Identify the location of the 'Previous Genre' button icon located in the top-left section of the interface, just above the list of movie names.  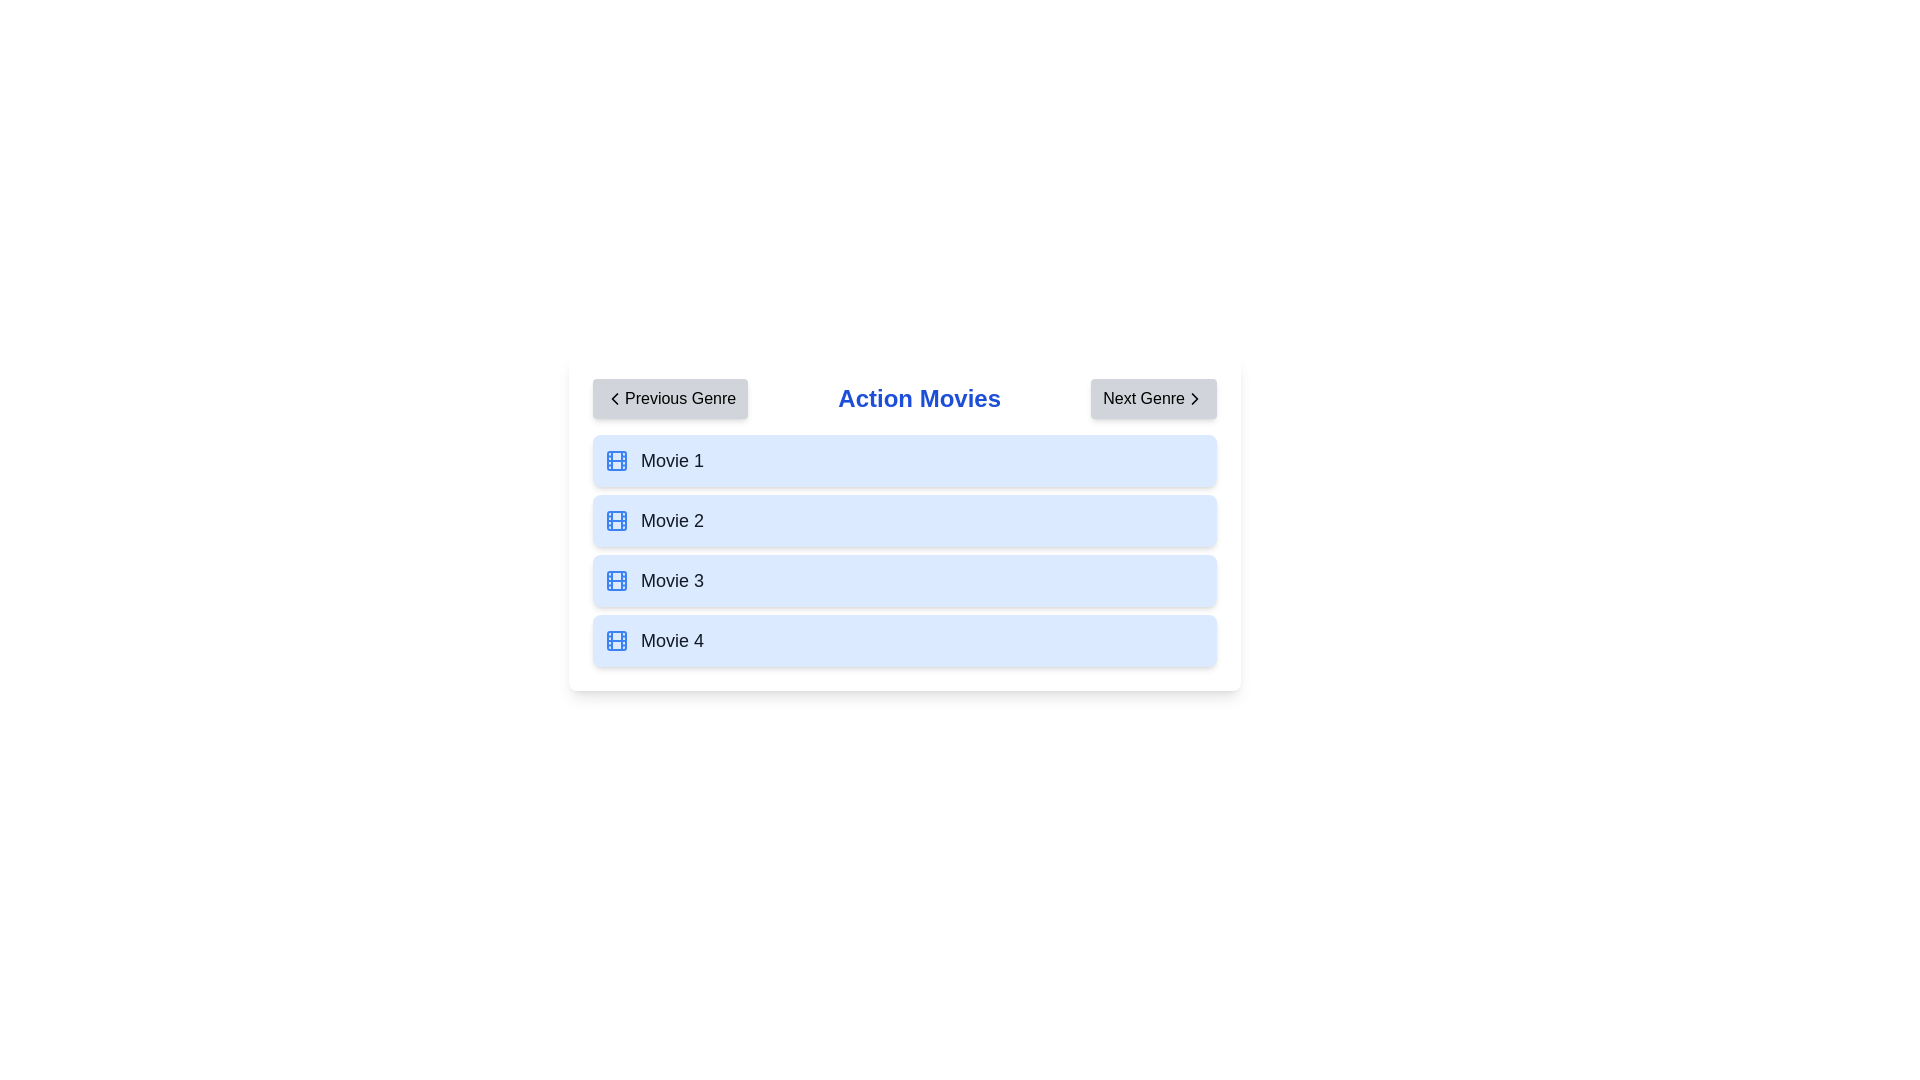
(613, 398).